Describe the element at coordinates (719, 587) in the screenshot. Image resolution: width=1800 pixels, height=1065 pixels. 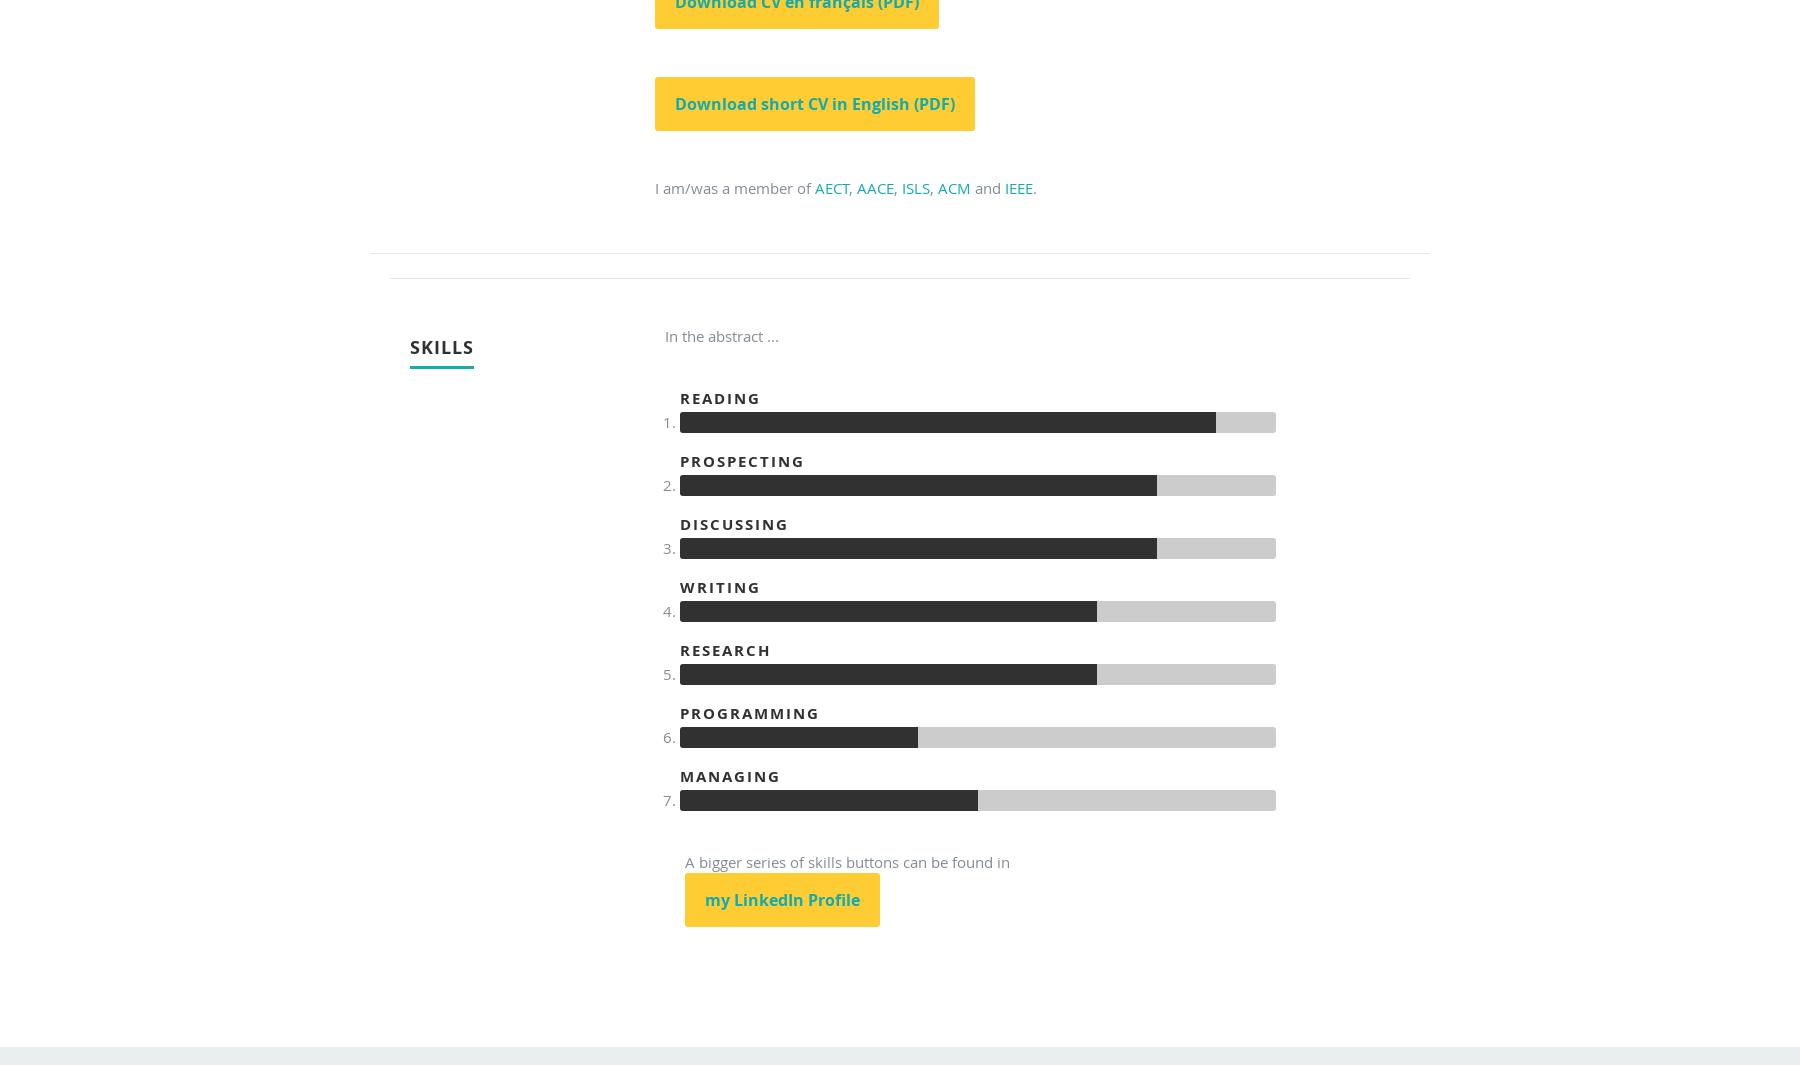
I see `'Writing'` at that location.